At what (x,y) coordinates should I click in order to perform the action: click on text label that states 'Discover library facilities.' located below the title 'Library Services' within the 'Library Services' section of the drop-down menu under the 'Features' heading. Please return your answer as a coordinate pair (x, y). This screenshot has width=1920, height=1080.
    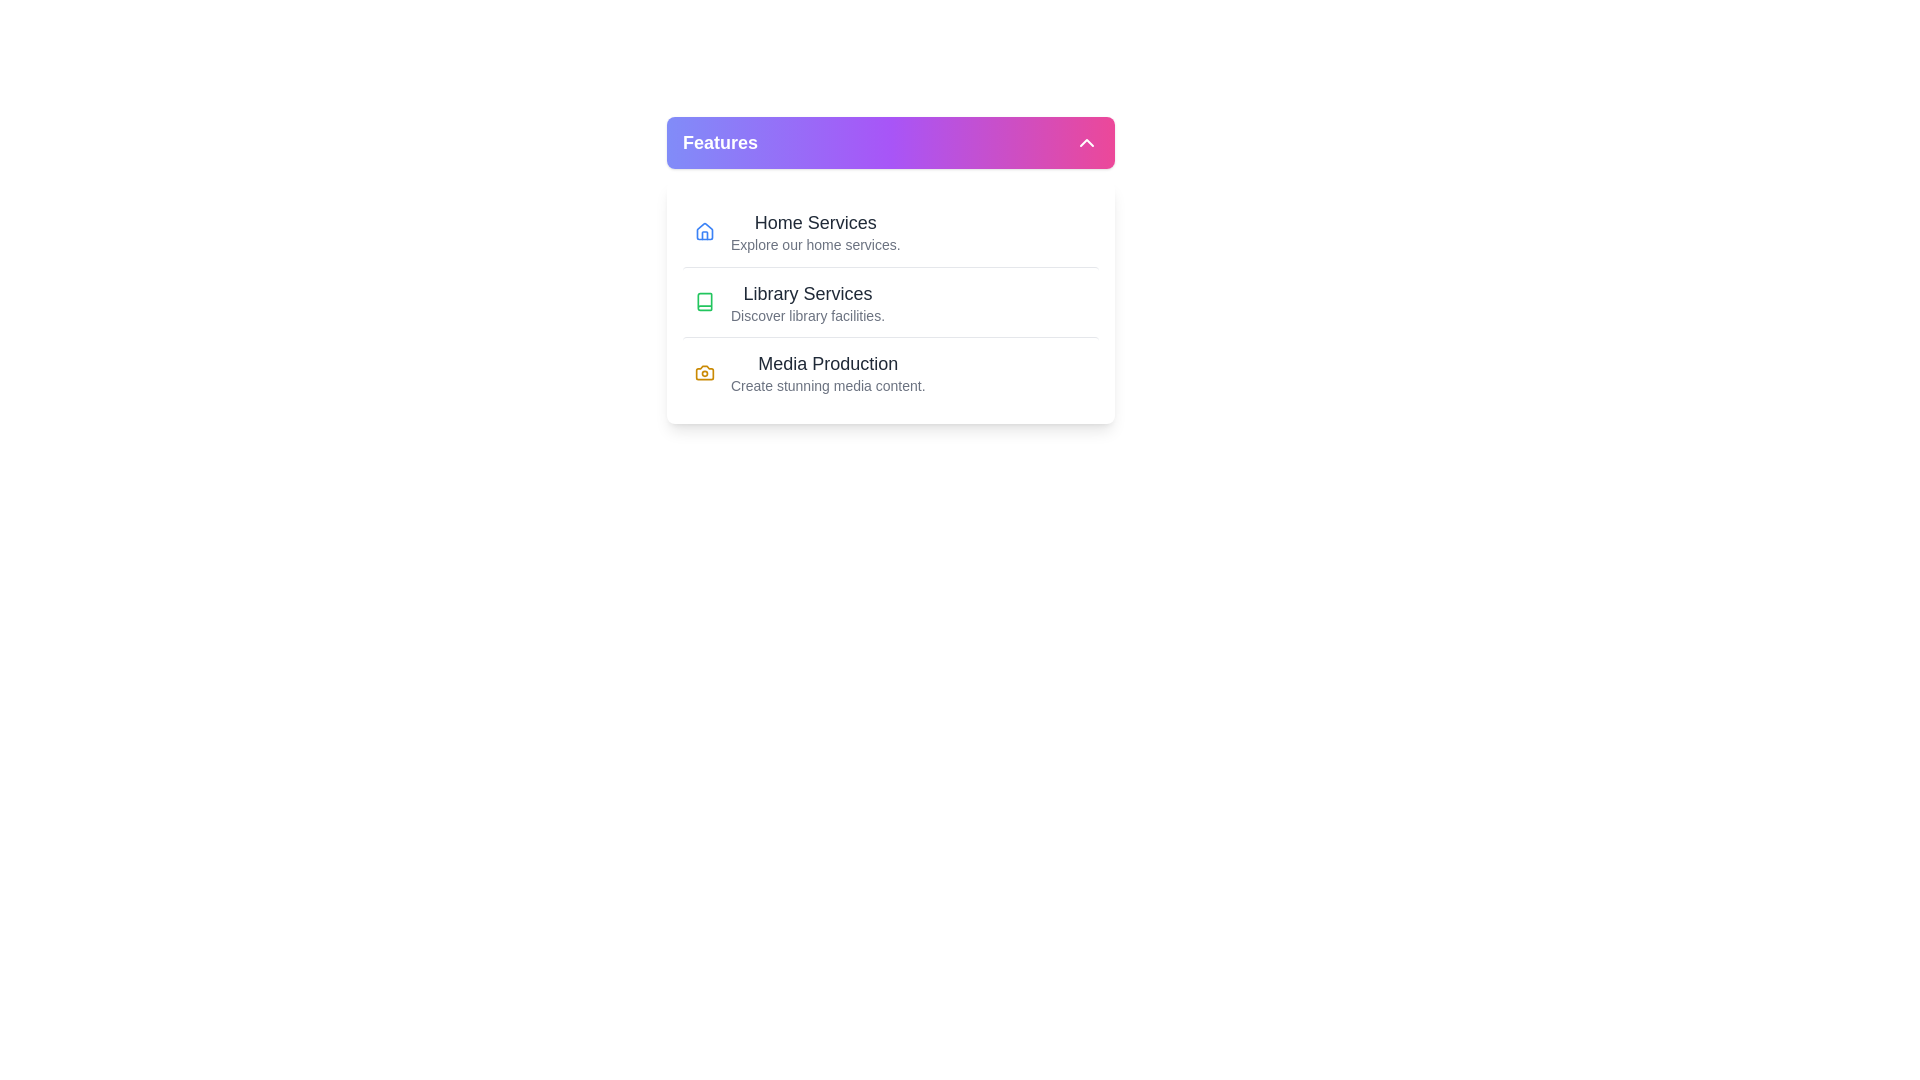
    Looking at the image, I should click on (807, 315).